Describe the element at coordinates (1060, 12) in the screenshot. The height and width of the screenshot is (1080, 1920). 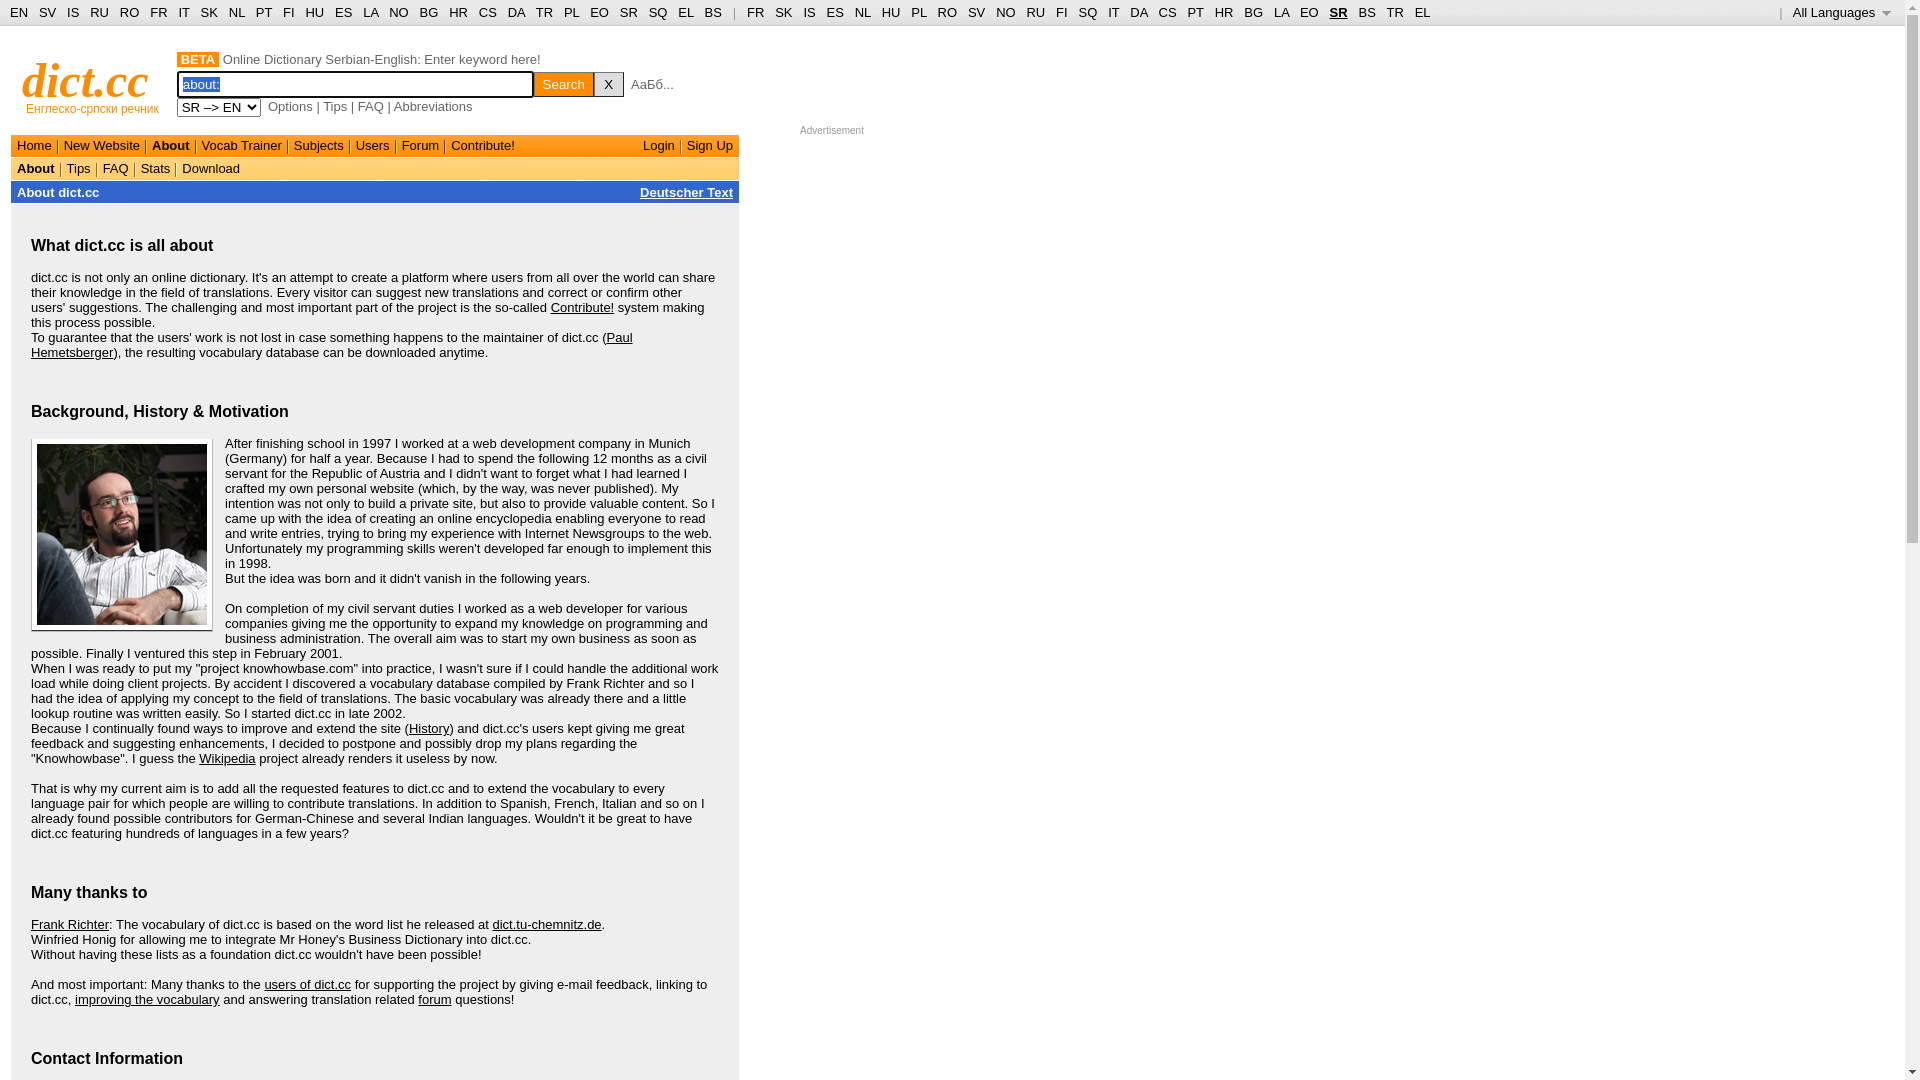
I see `'FI'` at that location.